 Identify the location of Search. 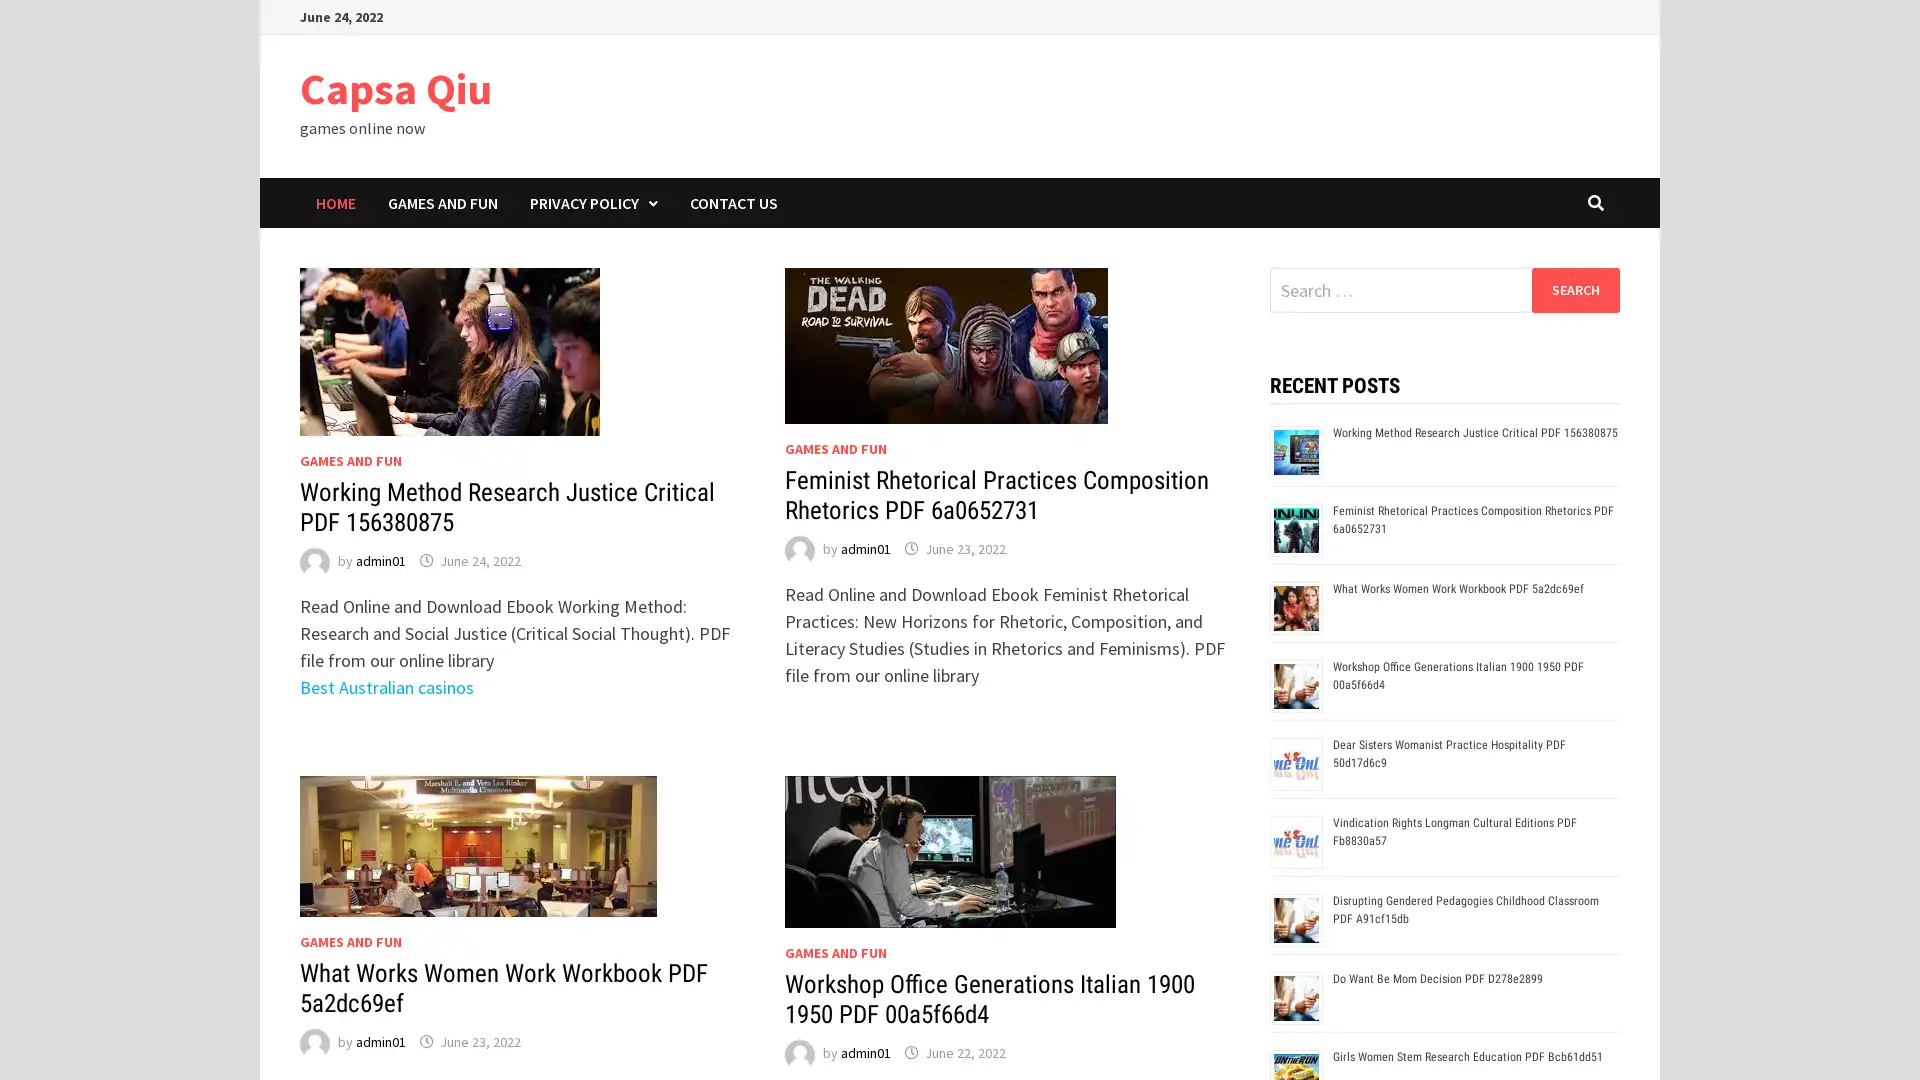
(1574, 289).